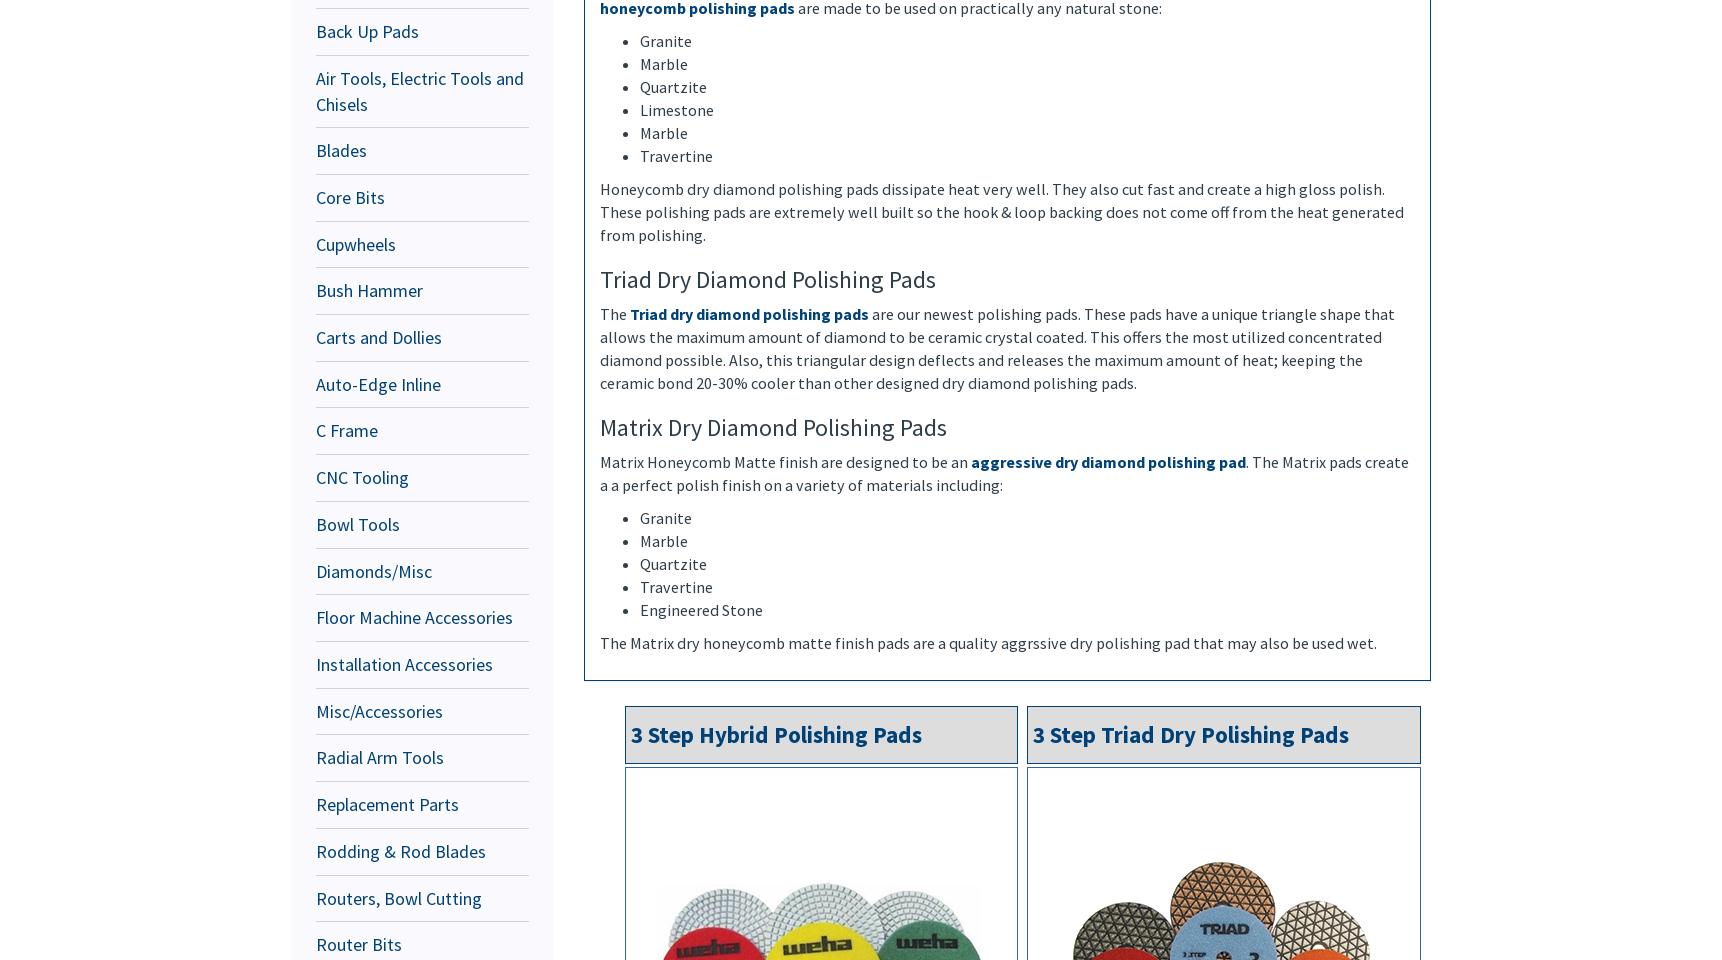 Image resolution: width=1722 pixels, height=960 pixels. What do you see at coordinates (379, 710) in the screenshot?
I see `'Misc/Accessories'` at bounding box center [379, 710].